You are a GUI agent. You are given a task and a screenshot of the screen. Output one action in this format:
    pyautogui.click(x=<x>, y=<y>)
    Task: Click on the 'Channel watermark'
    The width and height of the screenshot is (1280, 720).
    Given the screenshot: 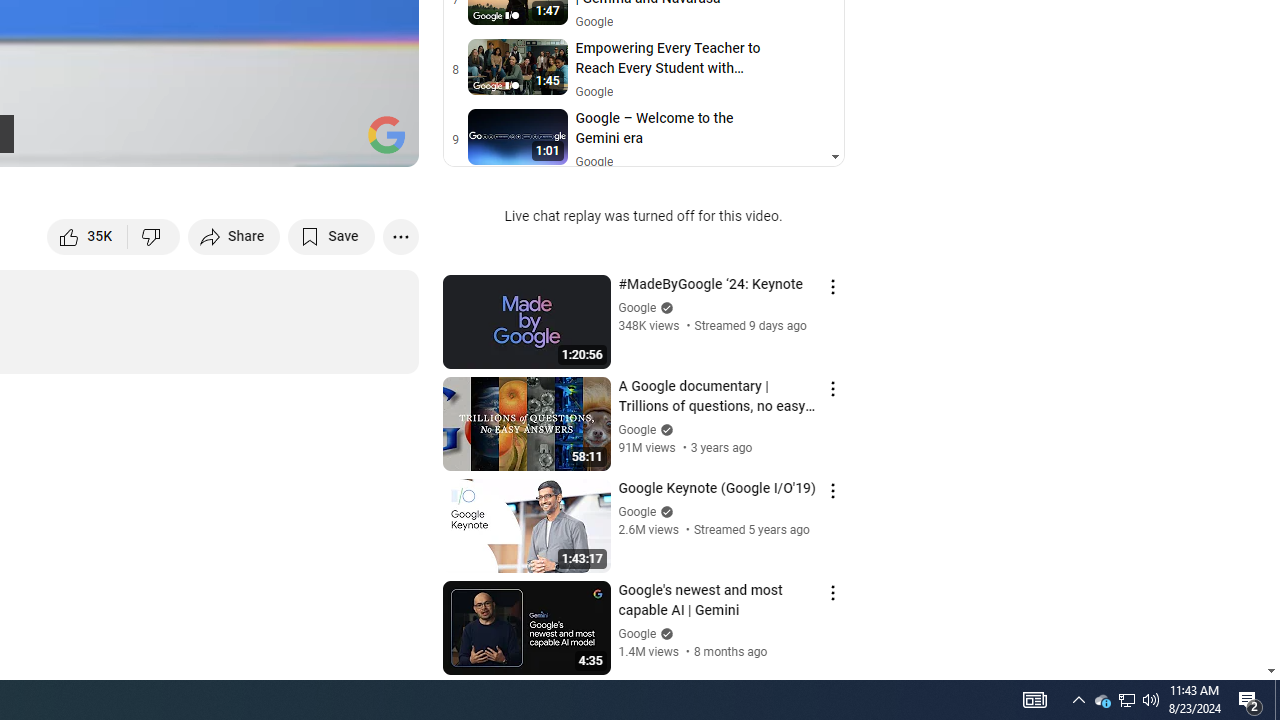 What is the action you would take?
    pyautogui.click(x=386, y=135)
    